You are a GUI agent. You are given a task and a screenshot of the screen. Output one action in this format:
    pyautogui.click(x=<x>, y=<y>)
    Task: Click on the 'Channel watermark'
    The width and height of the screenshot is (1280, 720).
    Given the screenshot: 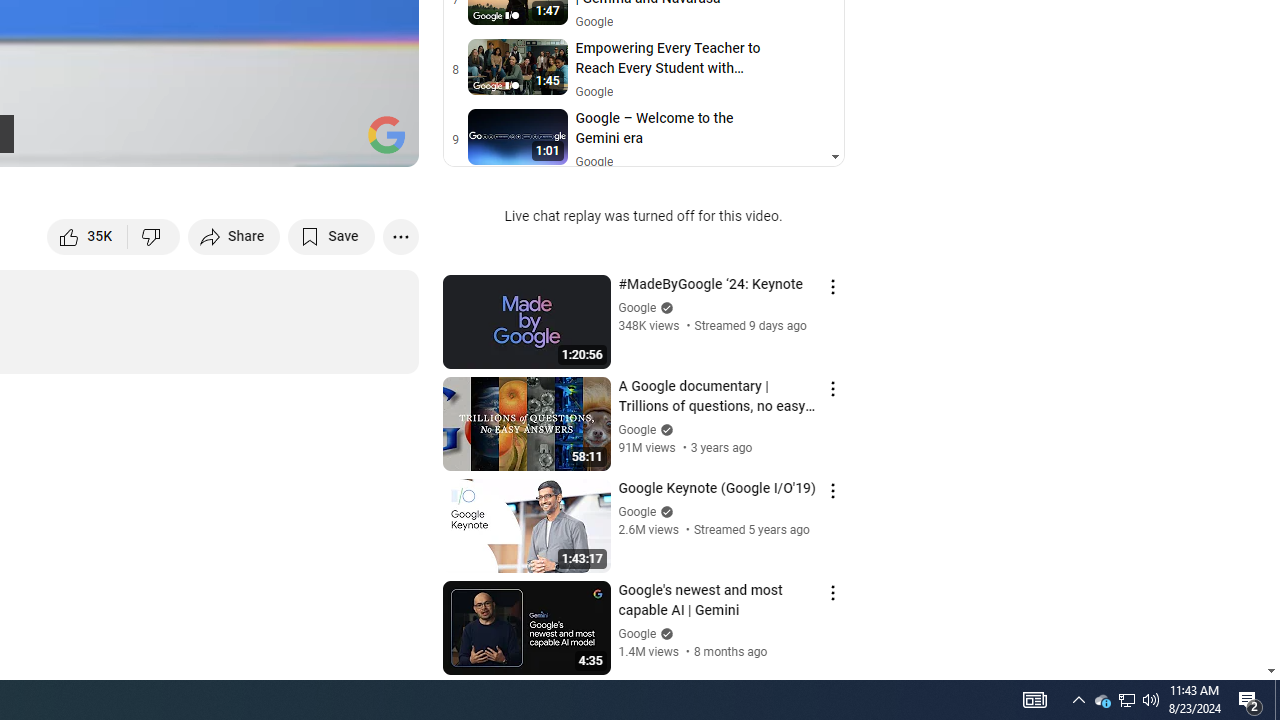 What is the action you would take?
    pyautogui.click(x=386, y=135)
    